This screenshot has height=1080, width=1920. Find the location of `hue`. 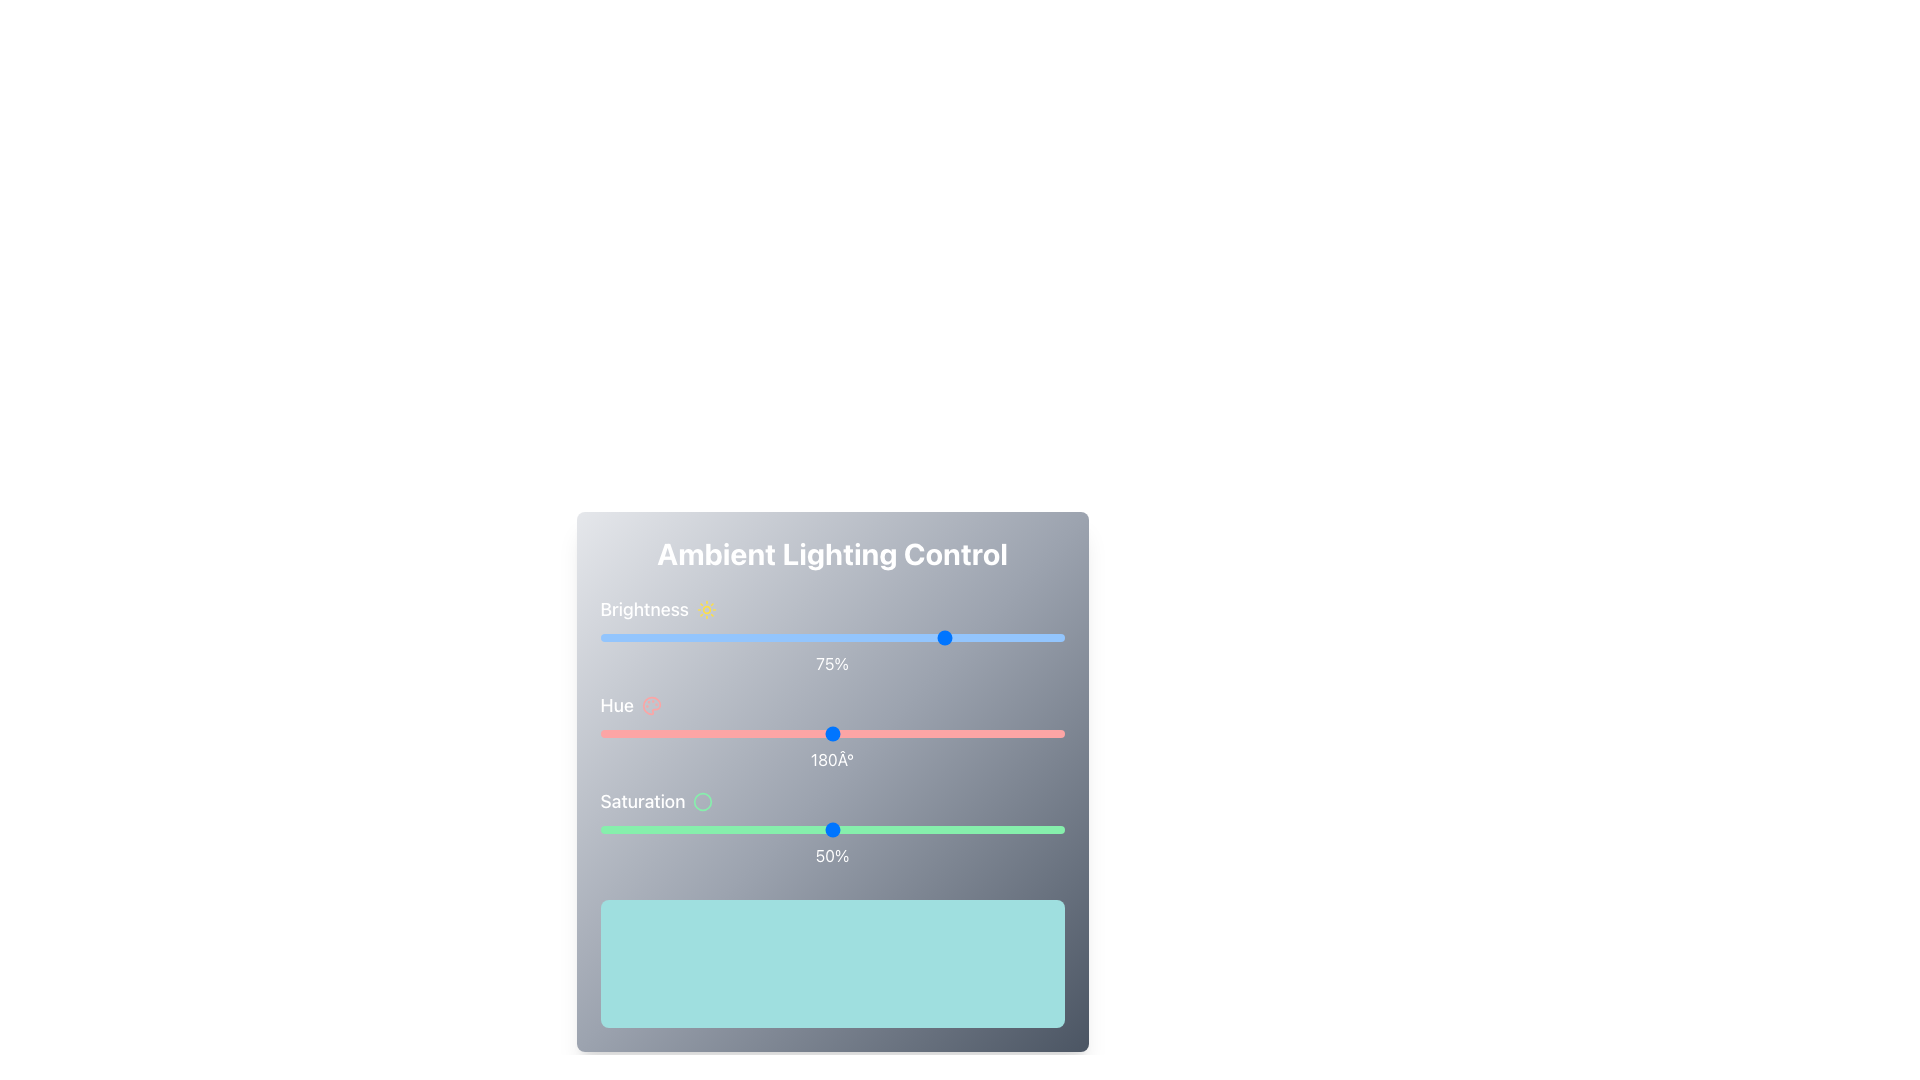

hue is located at coordinates (965, 733).